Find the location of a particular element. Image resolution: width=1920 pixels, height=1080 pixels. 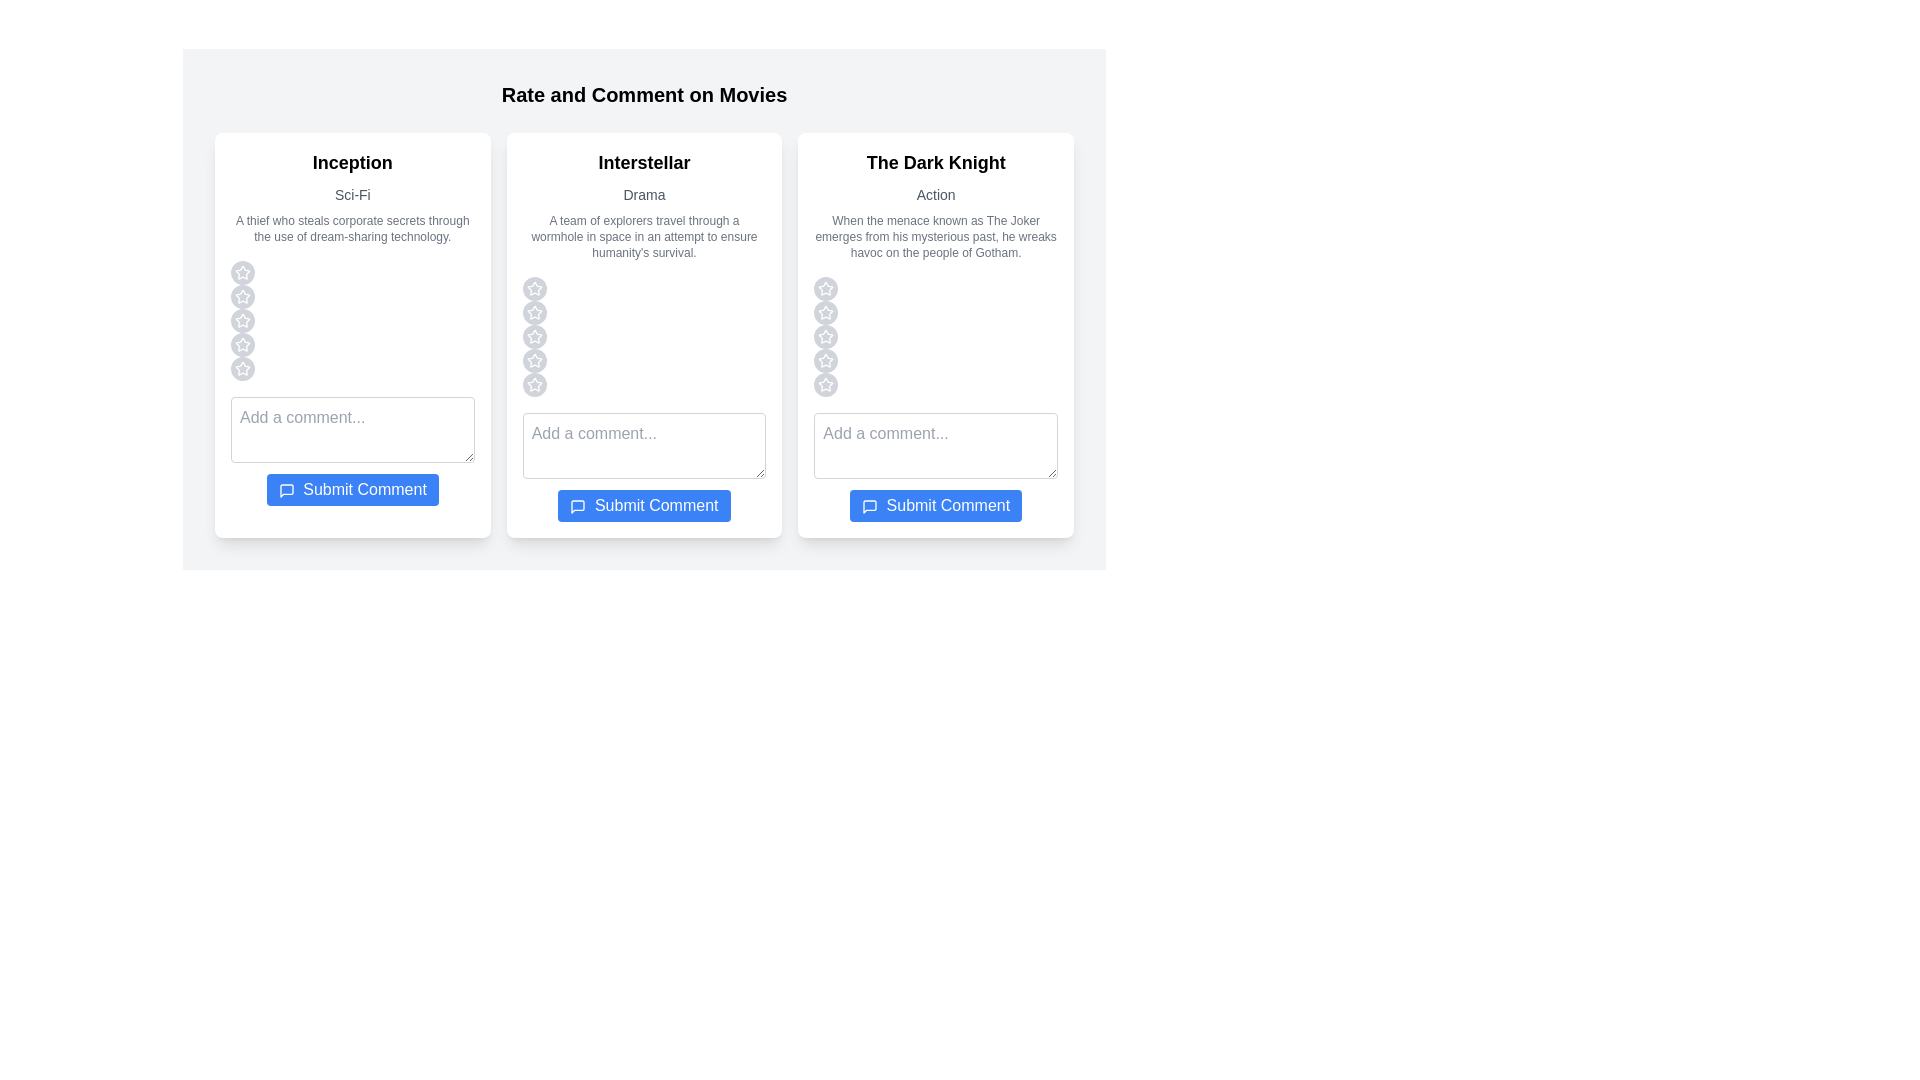

the star corresponding to the rating 3 for the movie Interstellar is located at coordinates (533, 335).